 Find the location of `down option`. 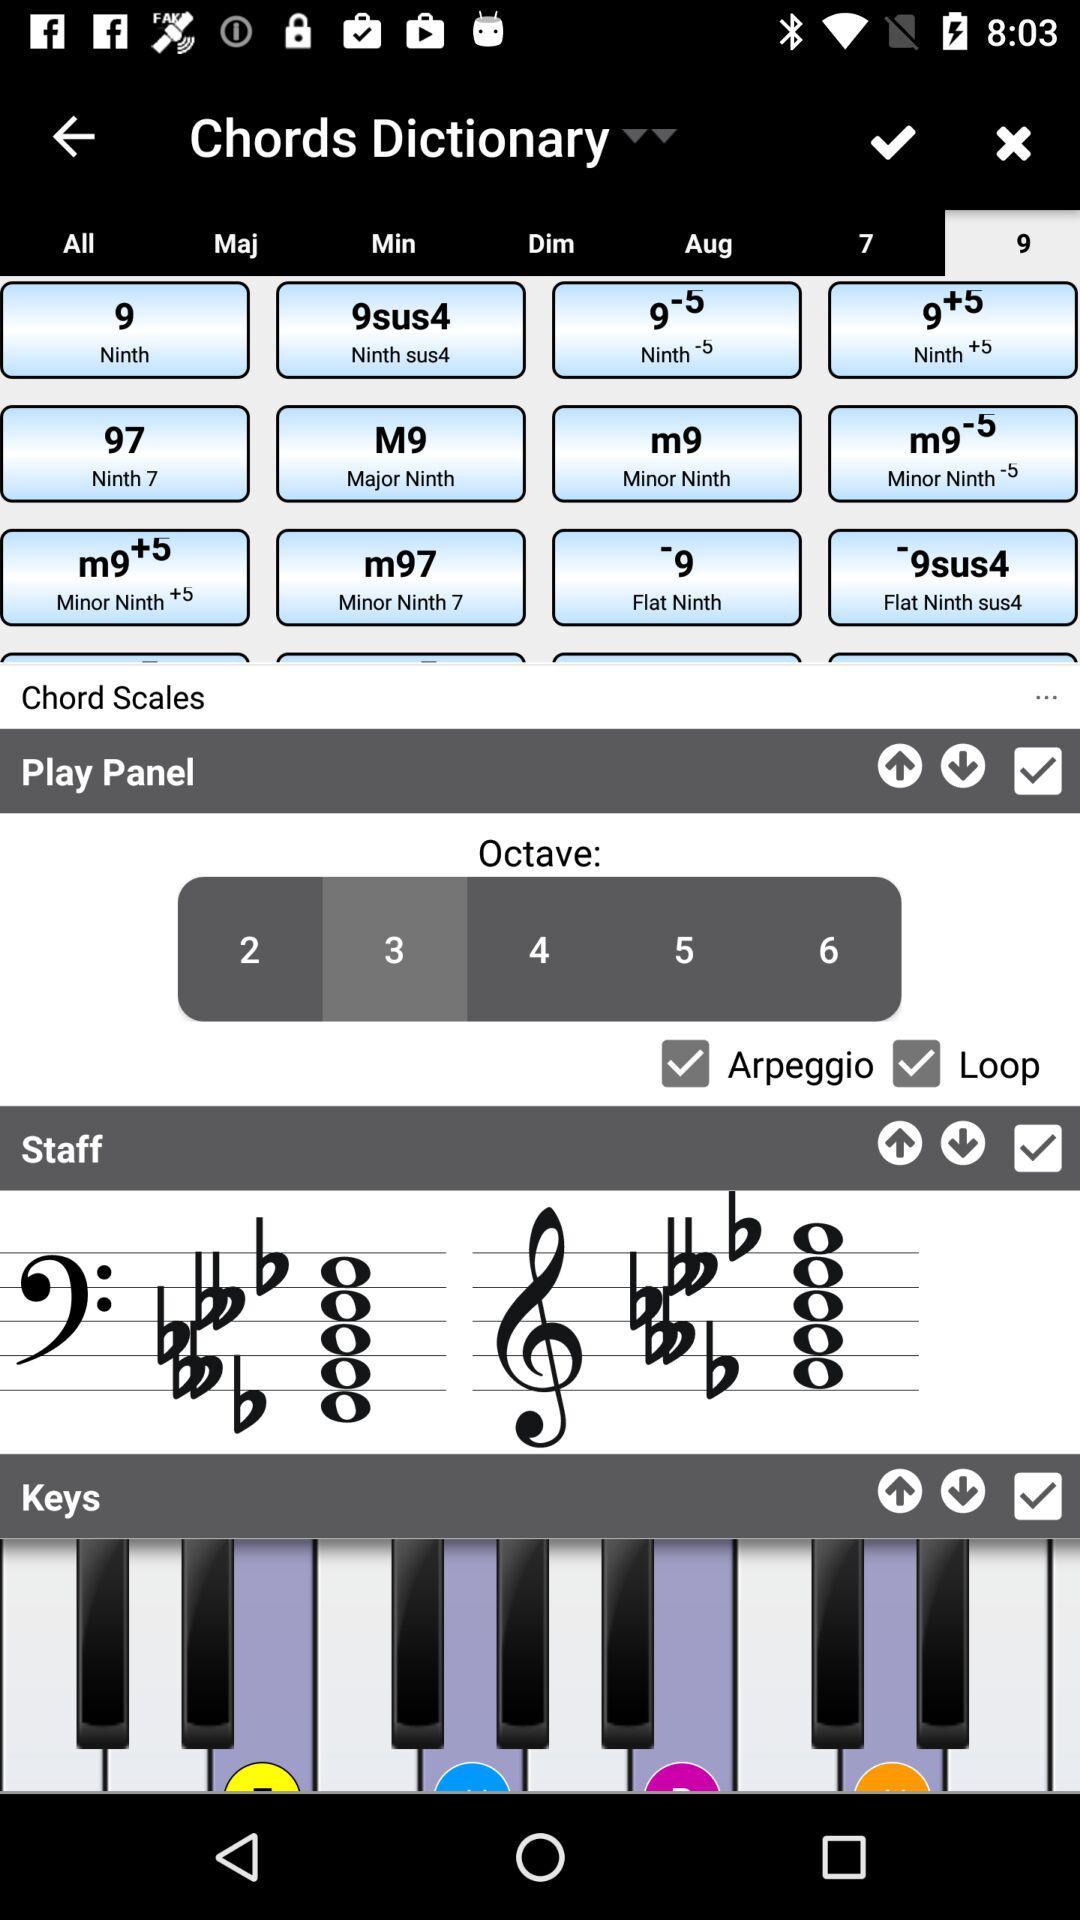

down option is located at coordinates (963, 1485).